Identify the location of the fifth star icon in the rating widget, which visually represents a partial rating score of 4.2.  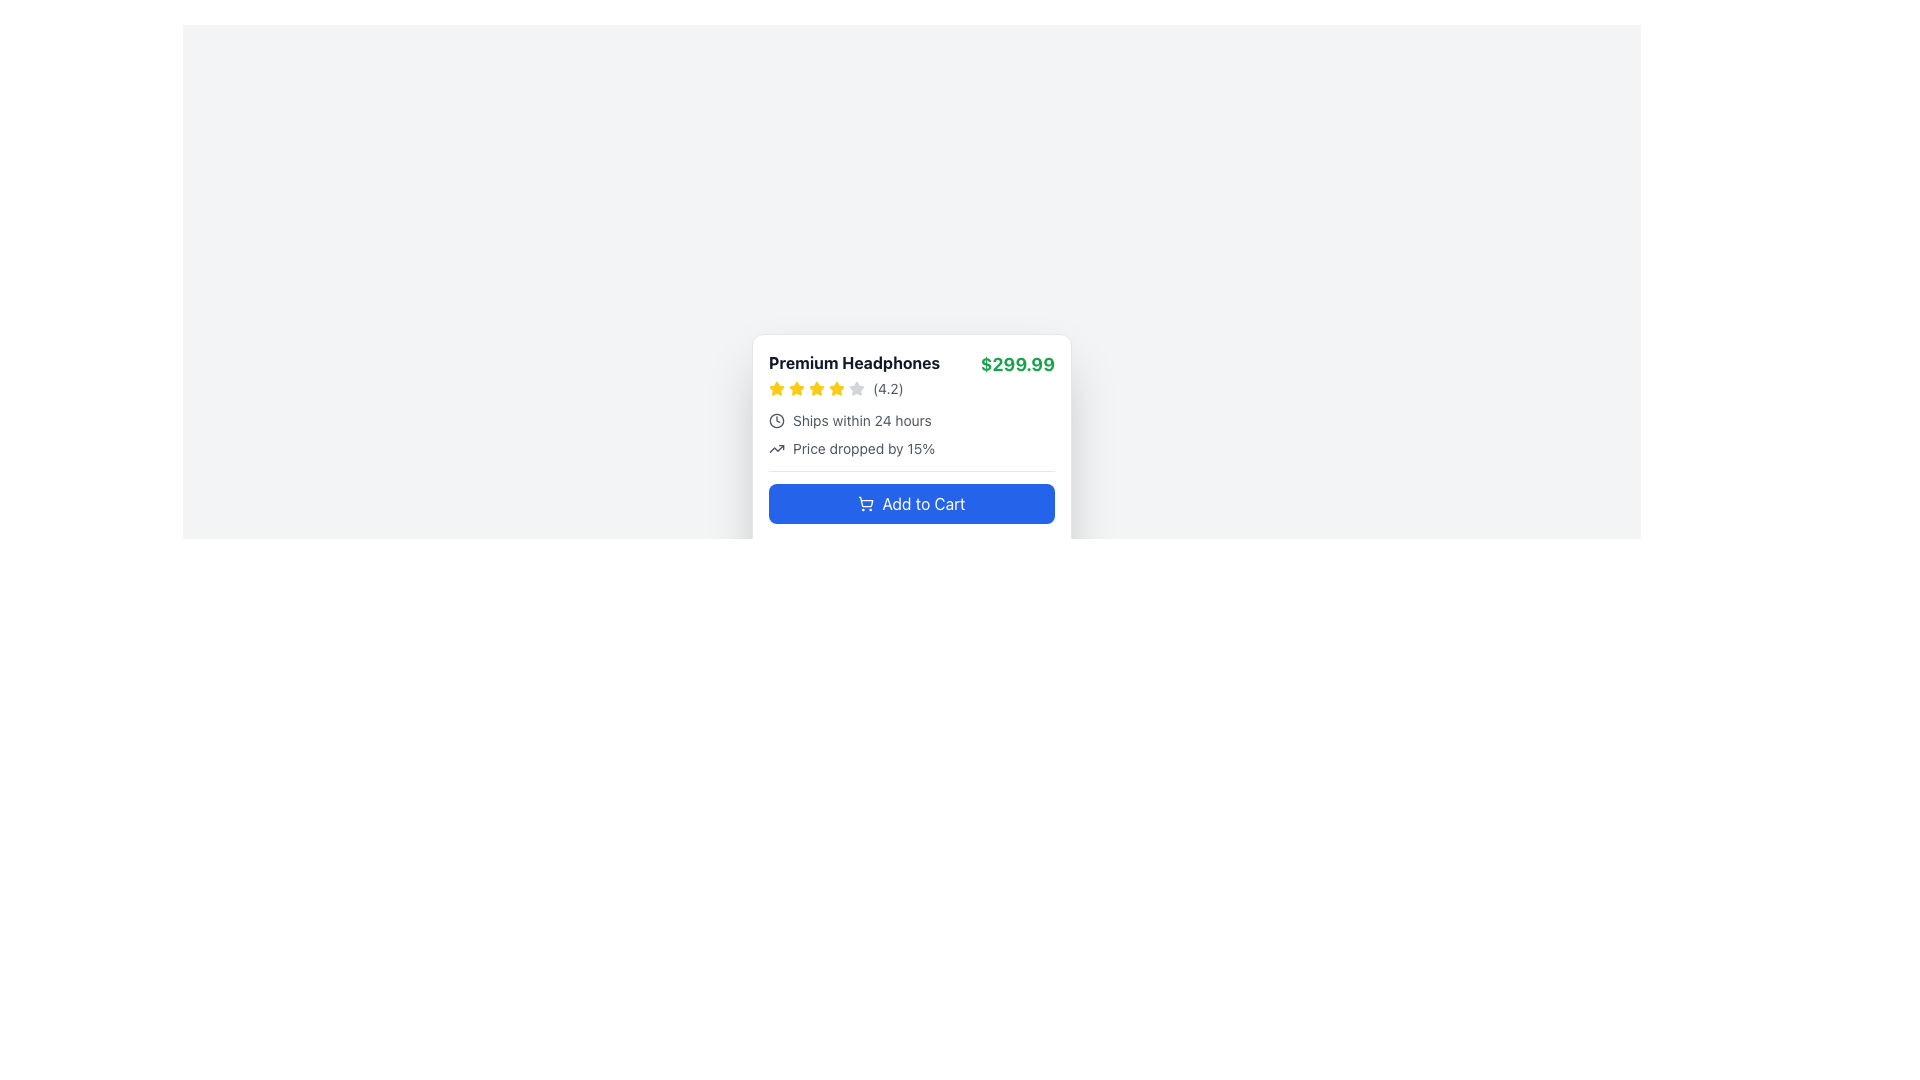
(856, 389).